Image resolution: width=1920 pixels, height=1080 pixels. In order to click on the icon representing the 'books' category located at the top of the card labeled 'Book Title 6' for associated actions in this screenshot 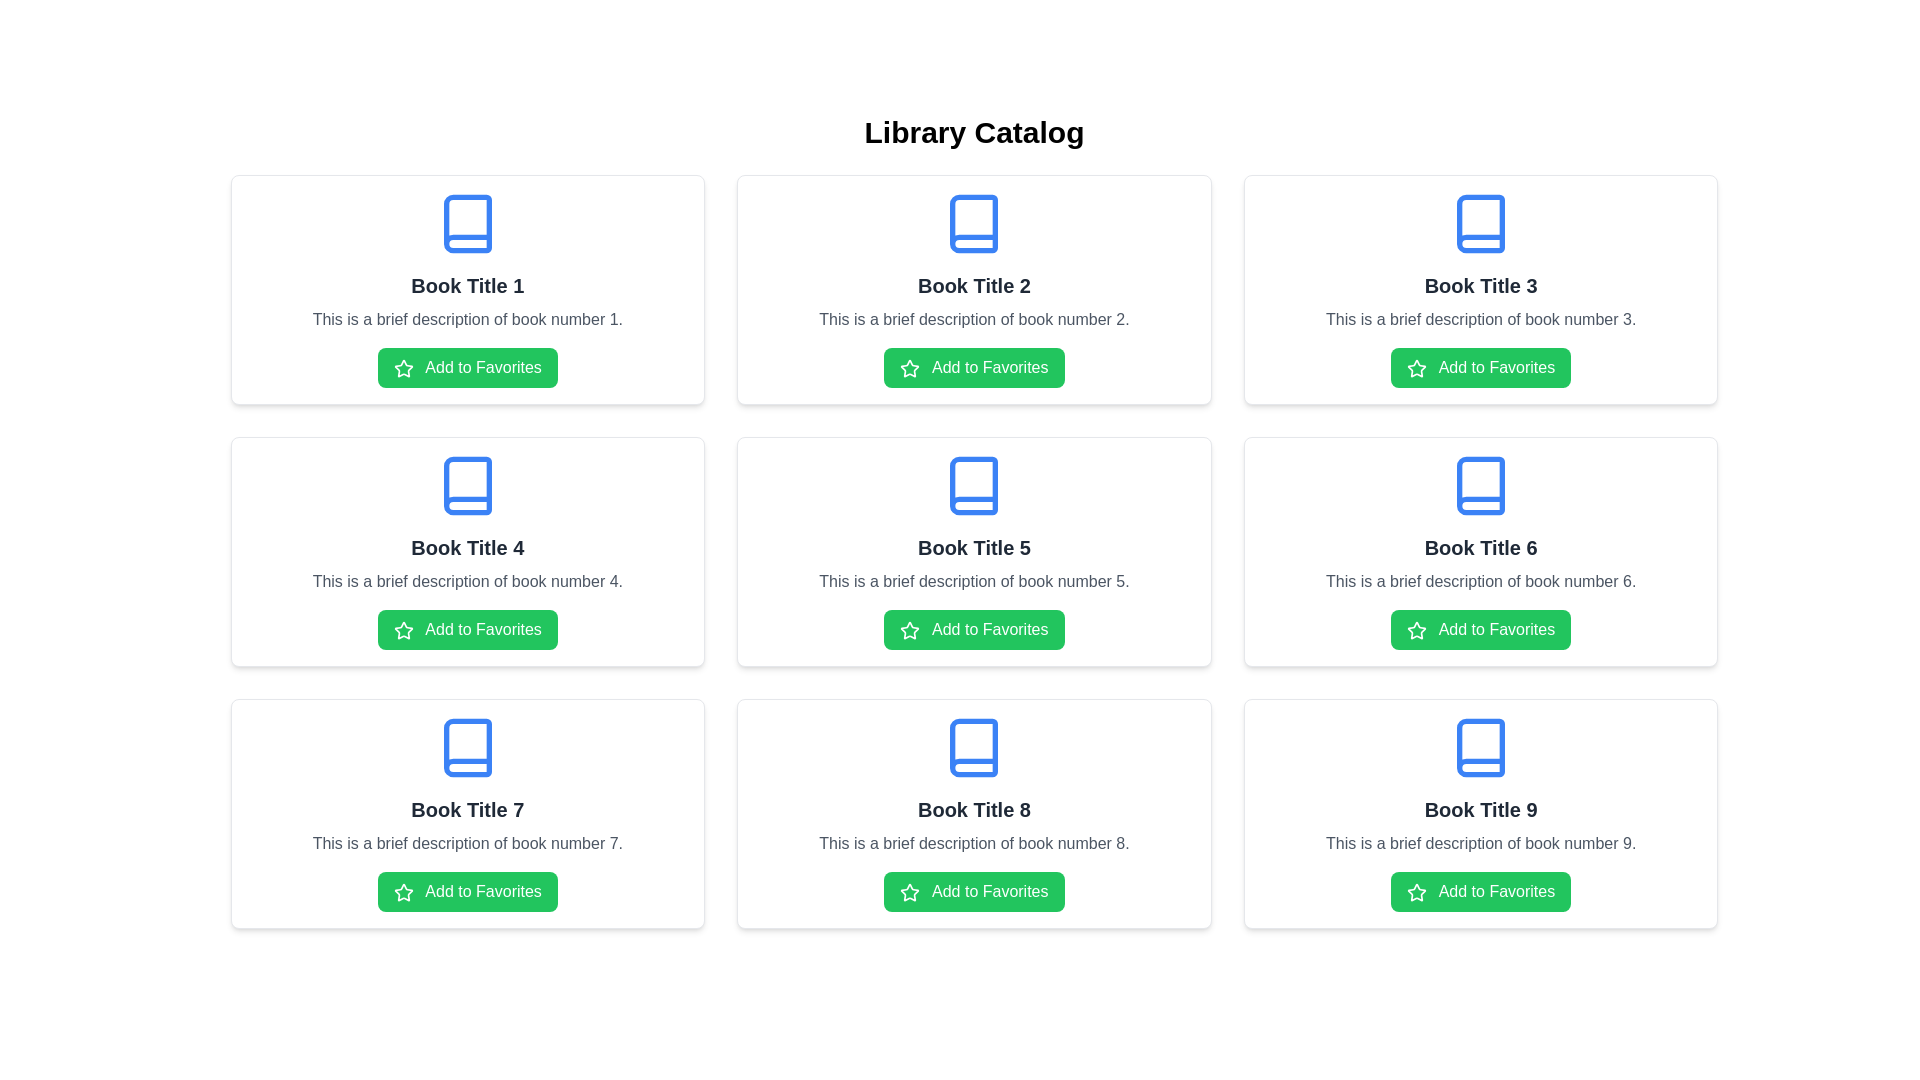, I will do `click(1481, 486)`.